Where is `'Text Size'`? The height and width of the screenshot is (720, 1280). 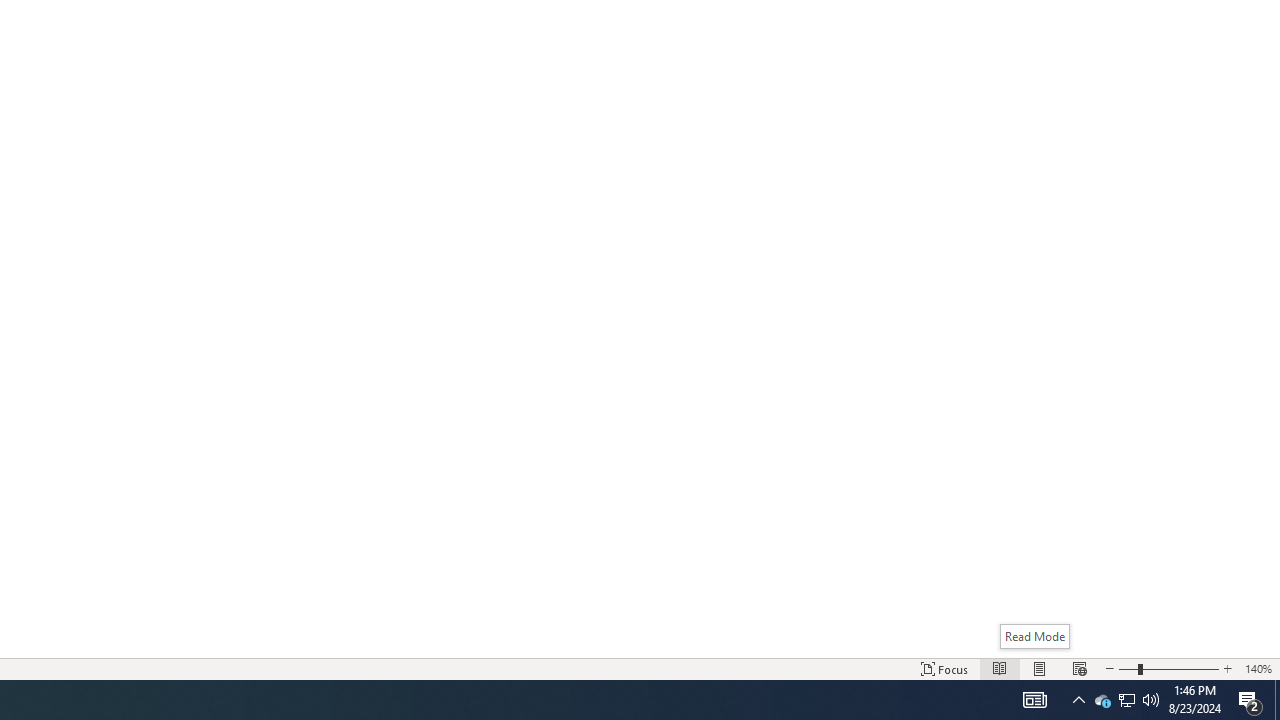 'Text Size' is located at coordinates (1168, 669).